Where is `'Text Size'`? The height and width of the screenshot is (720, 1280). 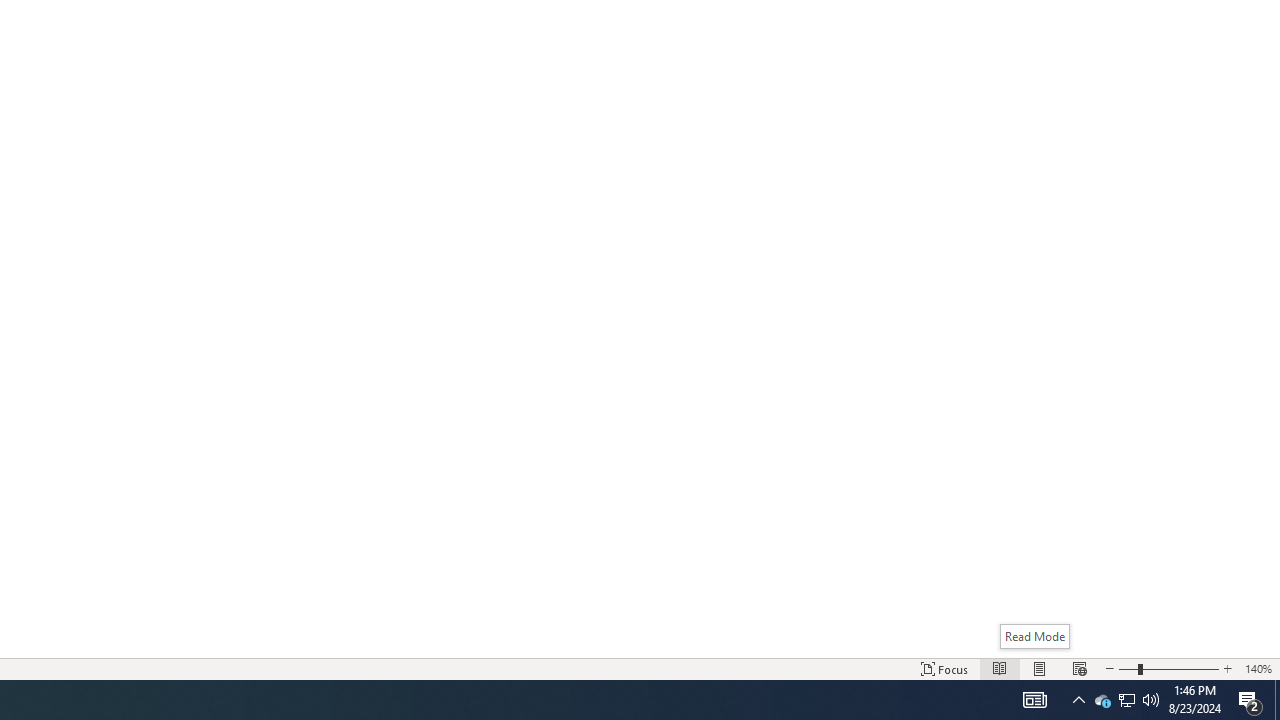 'Text Size' is located at coordinates (1168, 669).